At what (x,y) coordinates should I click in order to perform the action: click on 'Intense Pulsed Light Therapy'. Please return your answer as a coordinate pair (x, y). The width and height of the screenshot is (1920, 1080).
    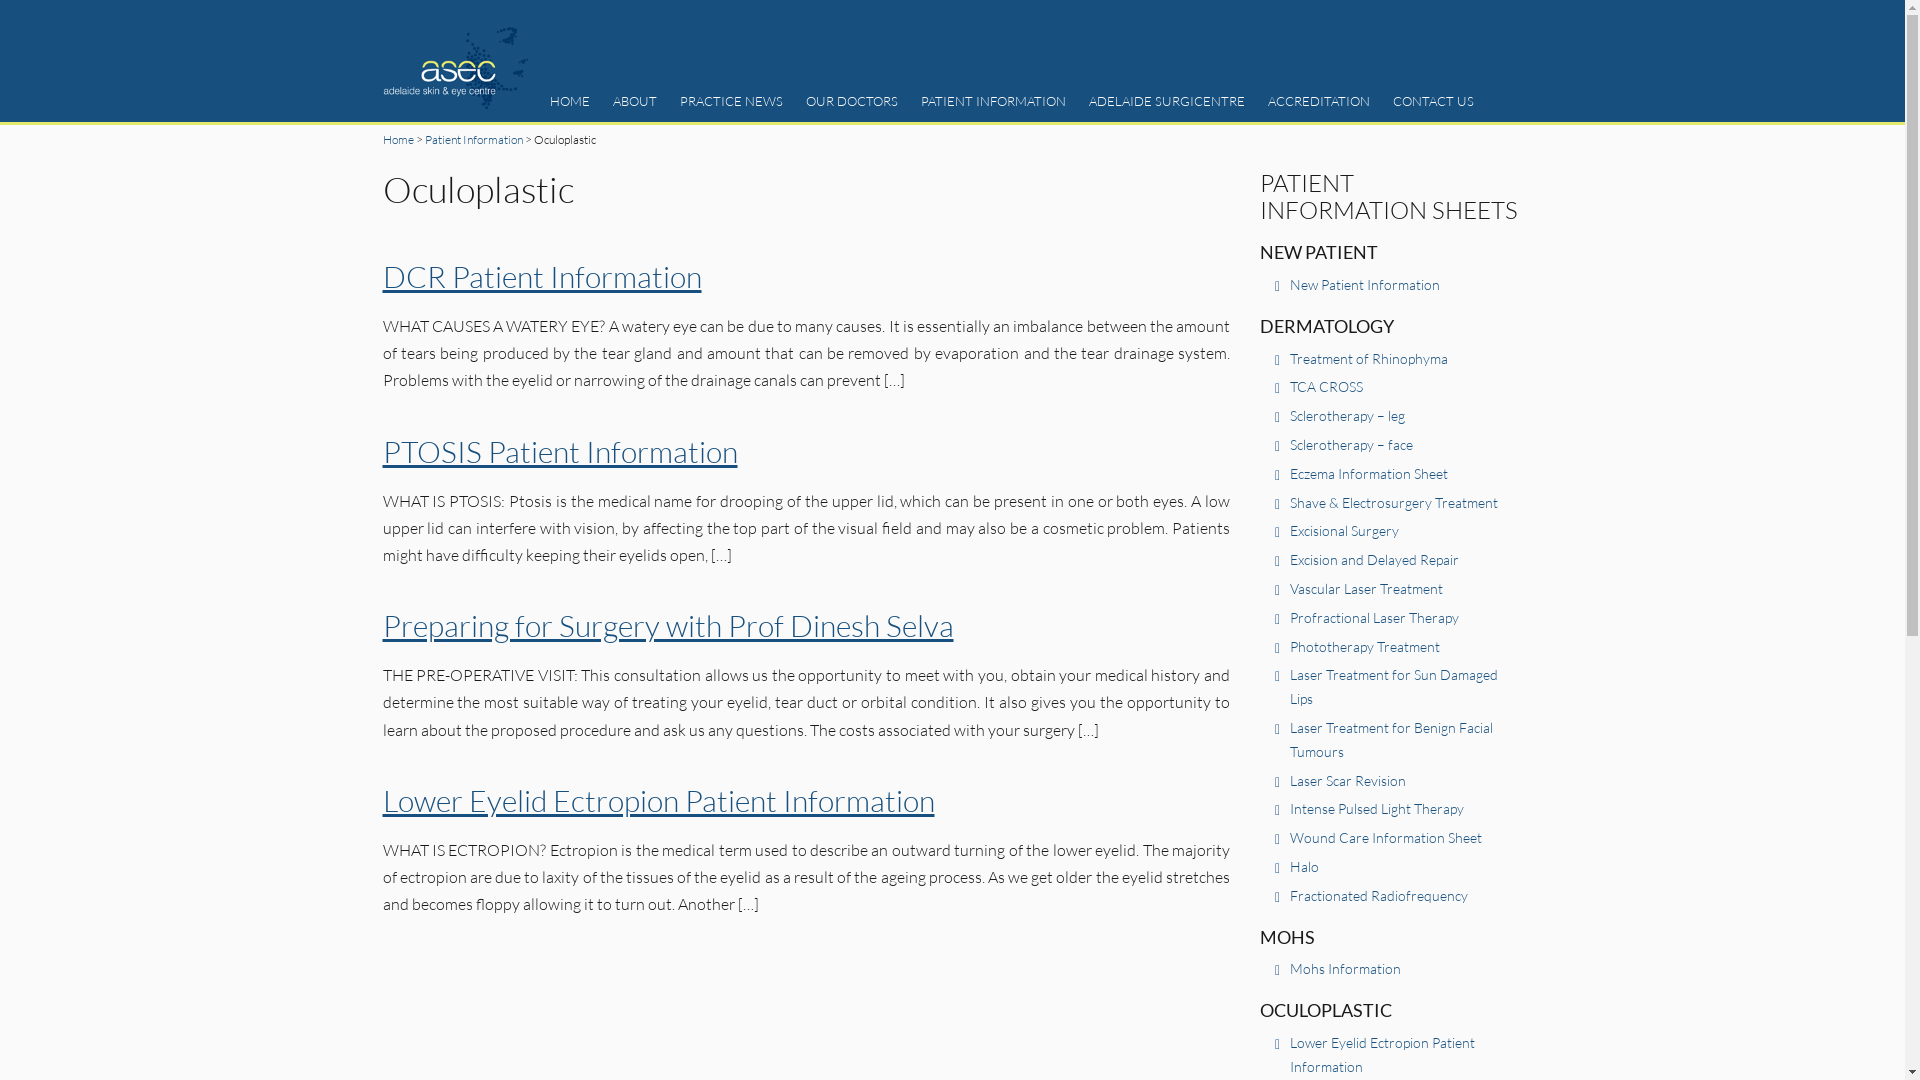
    Looking at the image, I should click on (1376, 807).